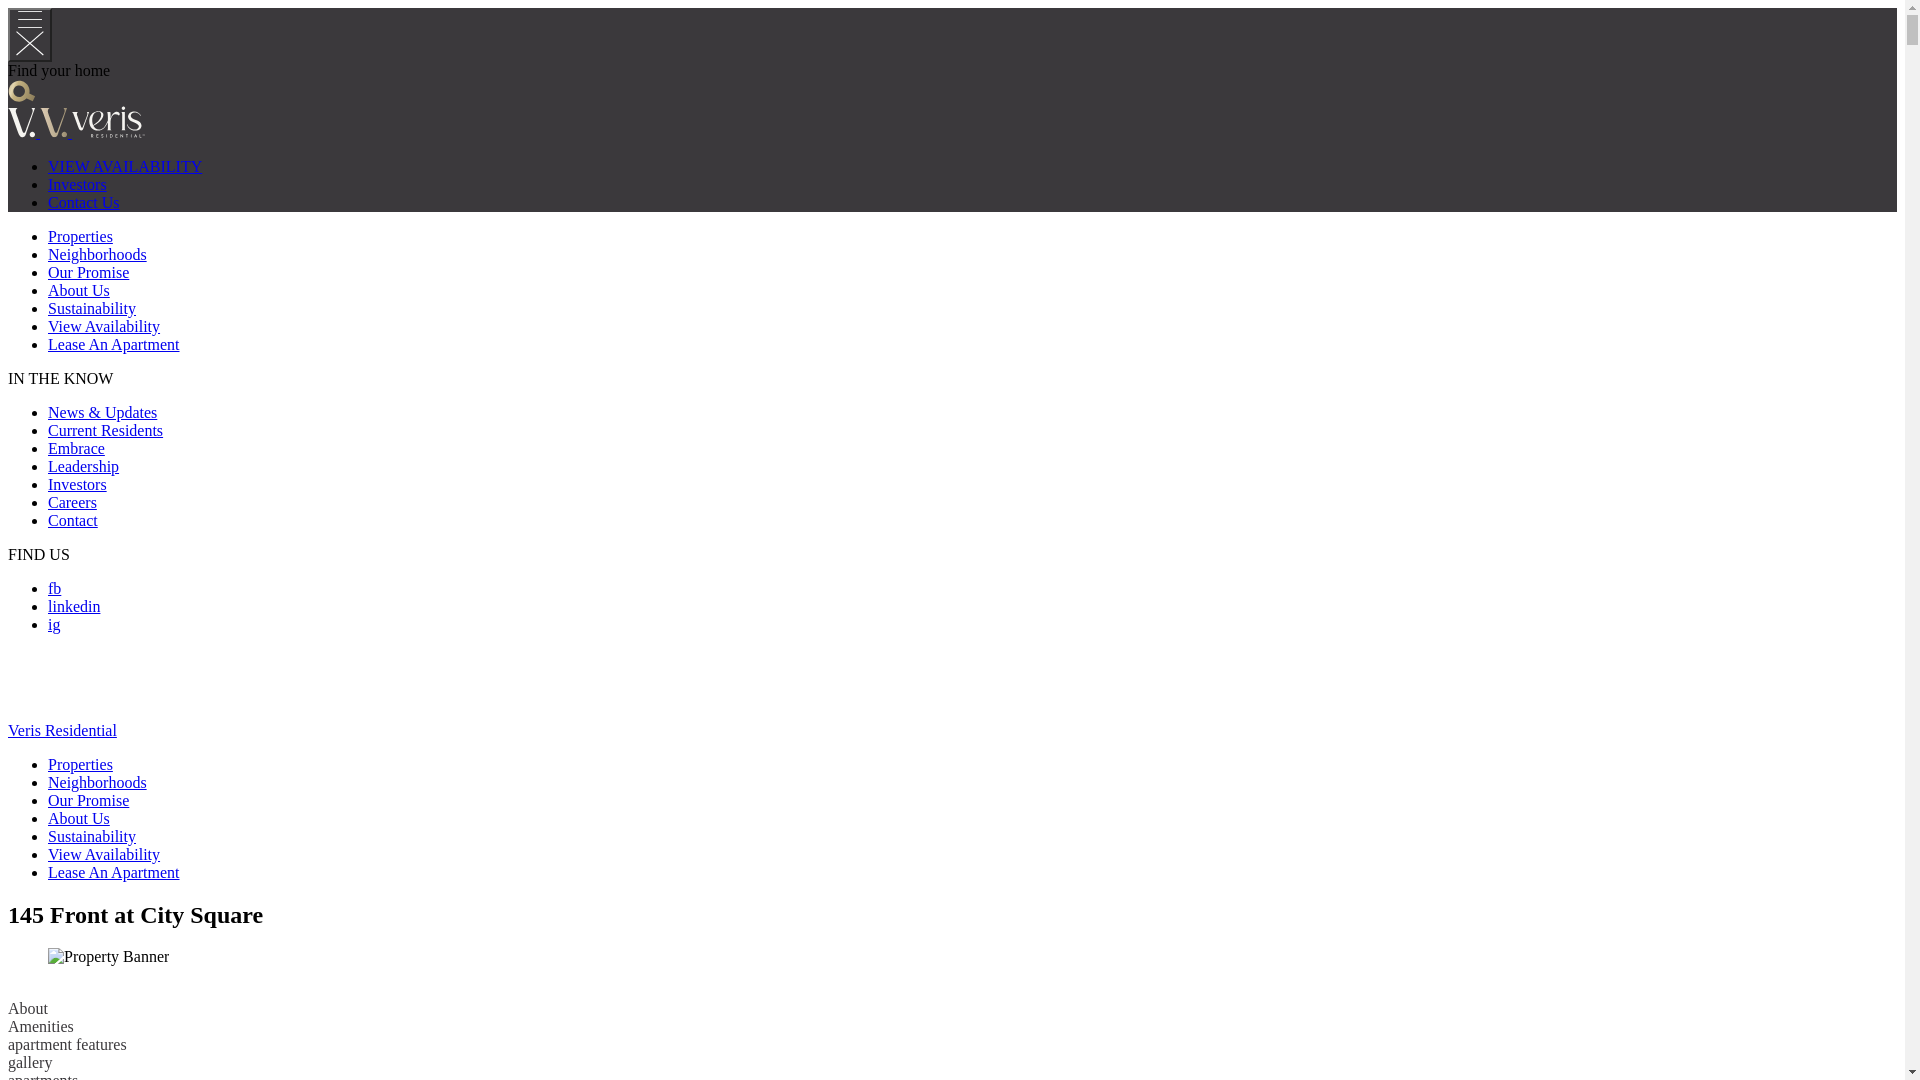  Describe the element at coordinates (87, 799) in the screenshot. I see `'Our Promise'` at that location.